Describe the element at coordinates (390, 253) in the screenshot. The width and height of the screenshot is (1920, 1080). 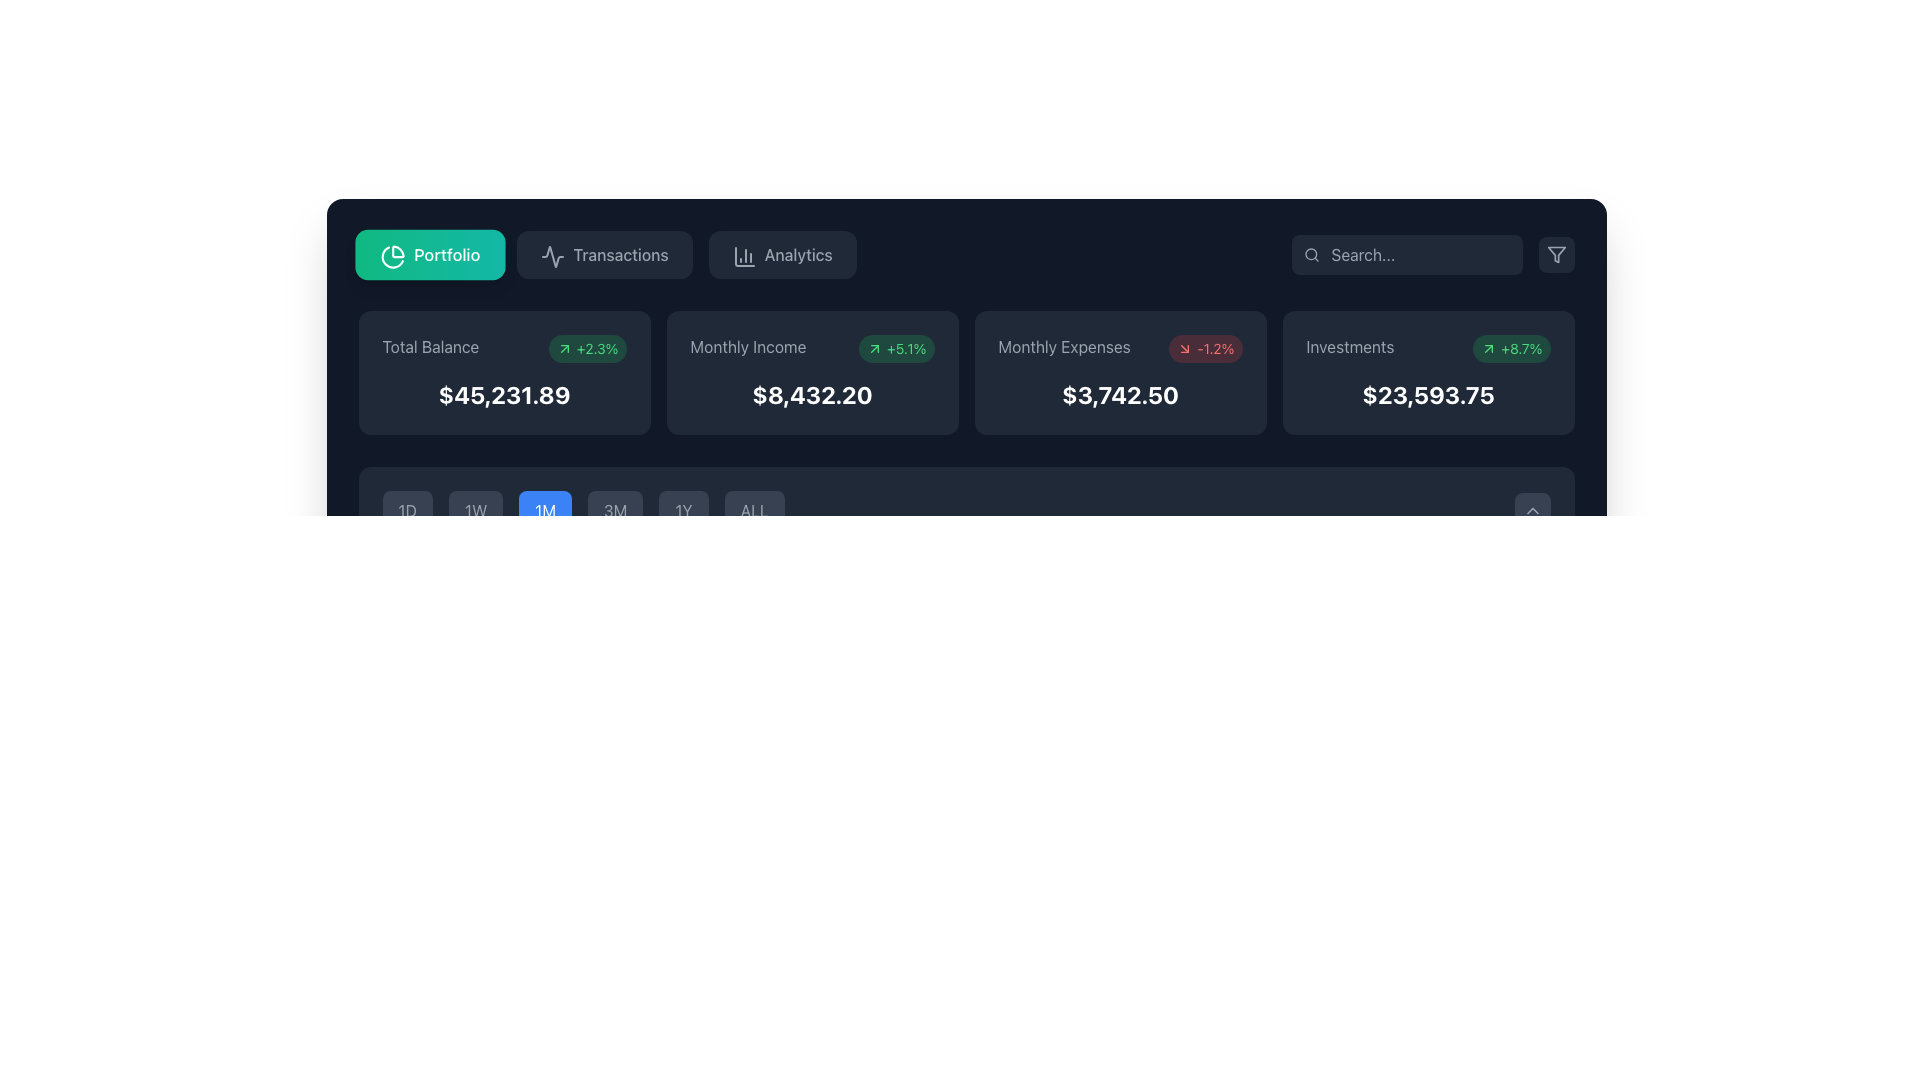
I see `the pie chart icon located within the 'Portfolio' button in the upper-left corner of the navigation row` at that location.